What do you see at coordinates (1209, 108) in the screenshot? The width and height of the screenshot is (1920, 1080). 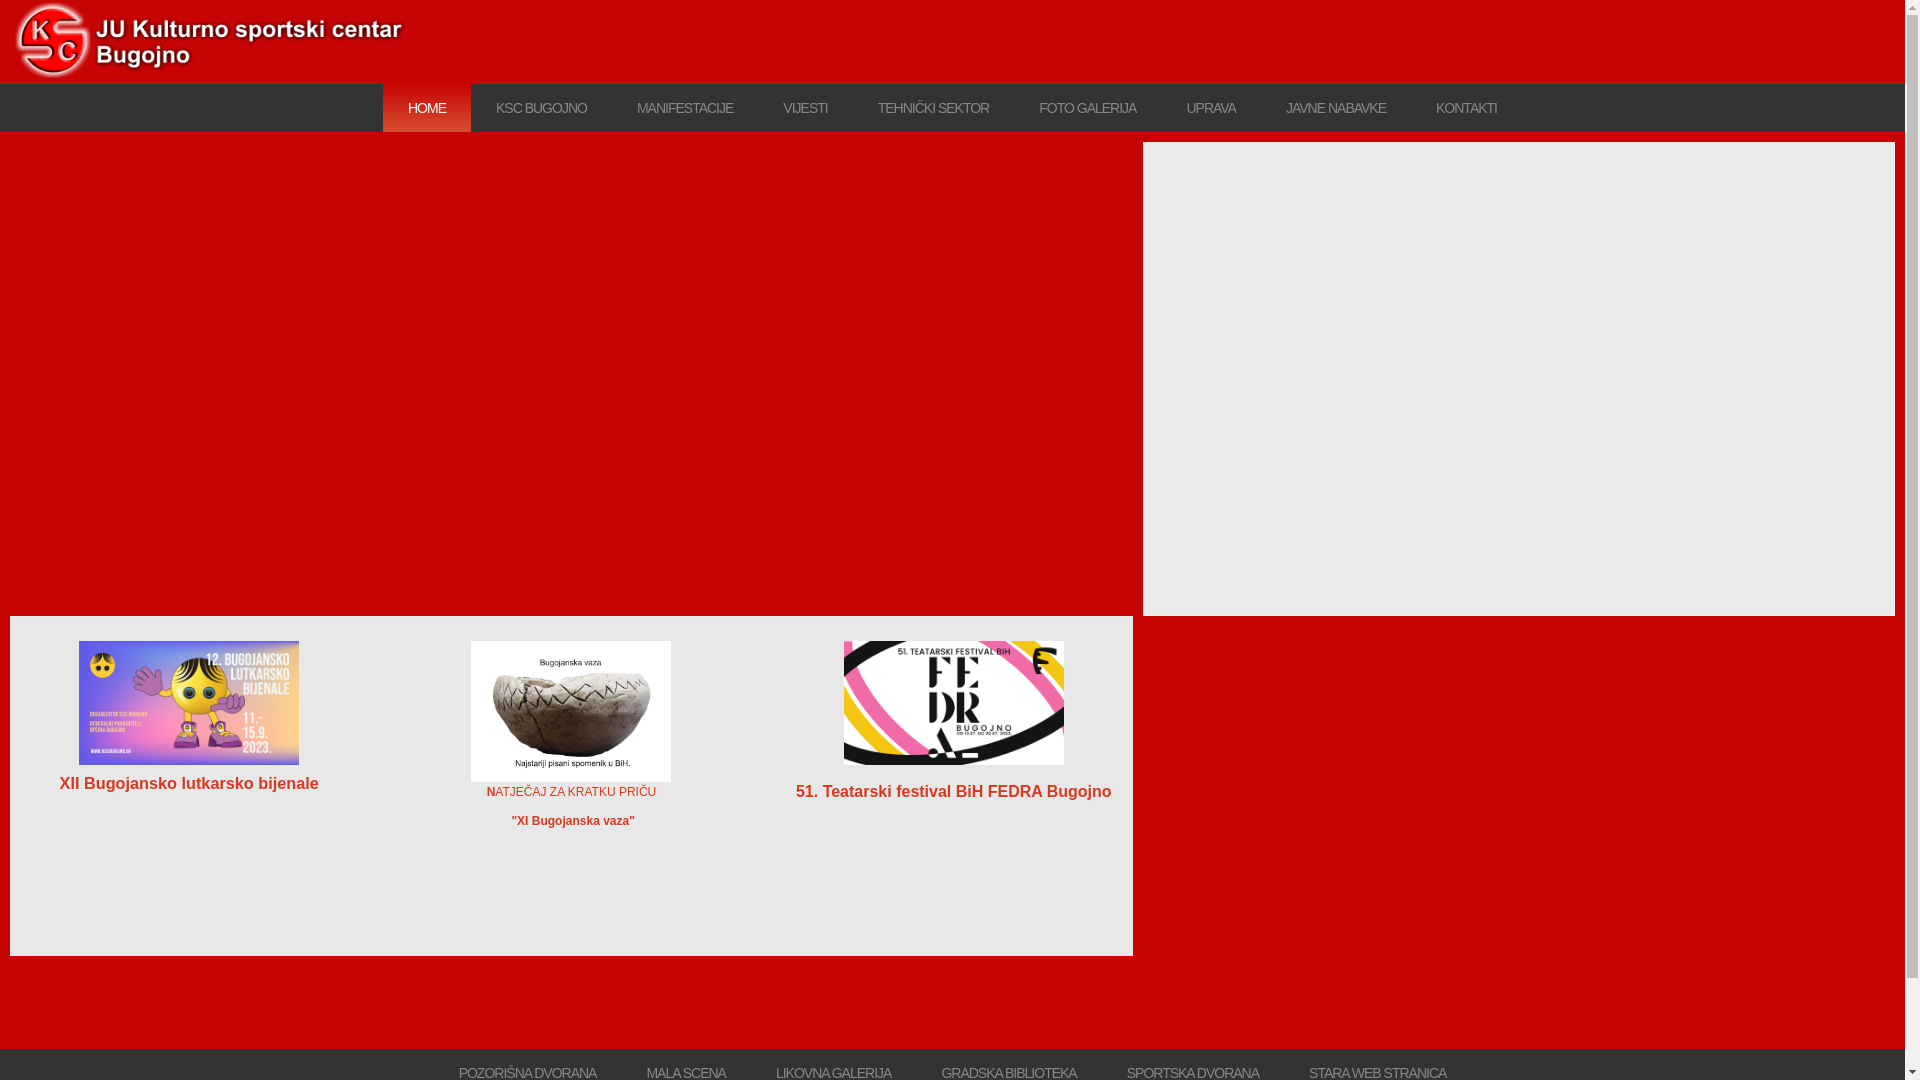 I see `'UPRAVA'` at bounding box center [1209, 108].